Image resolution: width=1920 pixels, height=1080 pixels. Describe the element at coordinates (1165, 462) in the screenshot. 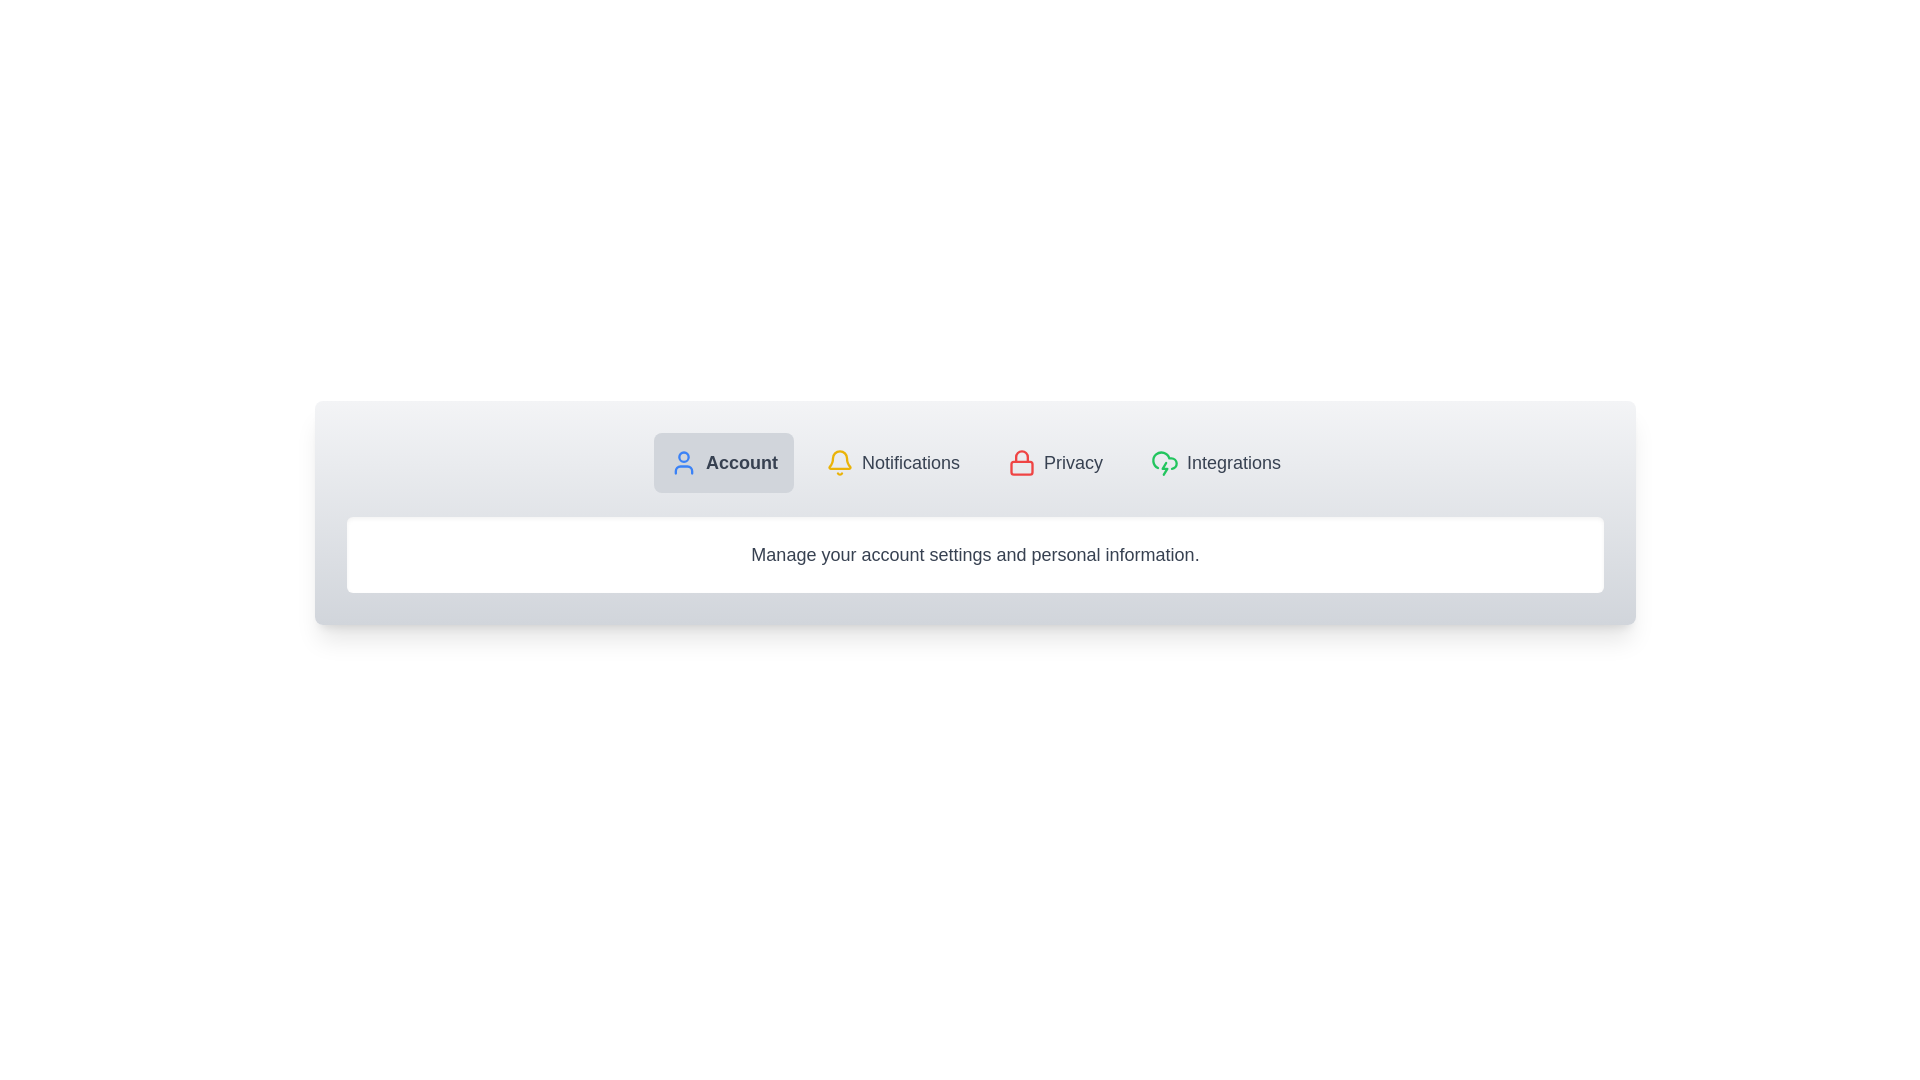

I see `the 'Integrations' icon located in the top-right region of the menu bar, which visually cues the associated menu item` at that location.